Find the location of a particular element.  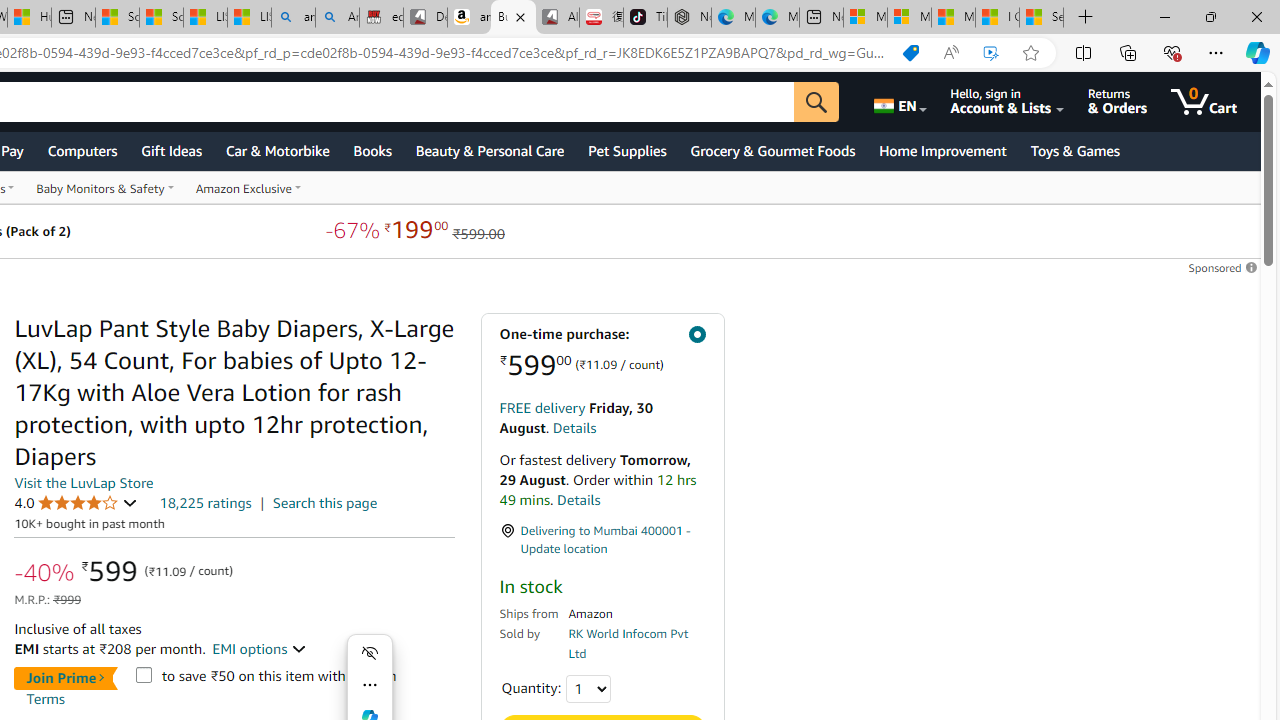

'Enhance video' is located at coordinates (991, 52).